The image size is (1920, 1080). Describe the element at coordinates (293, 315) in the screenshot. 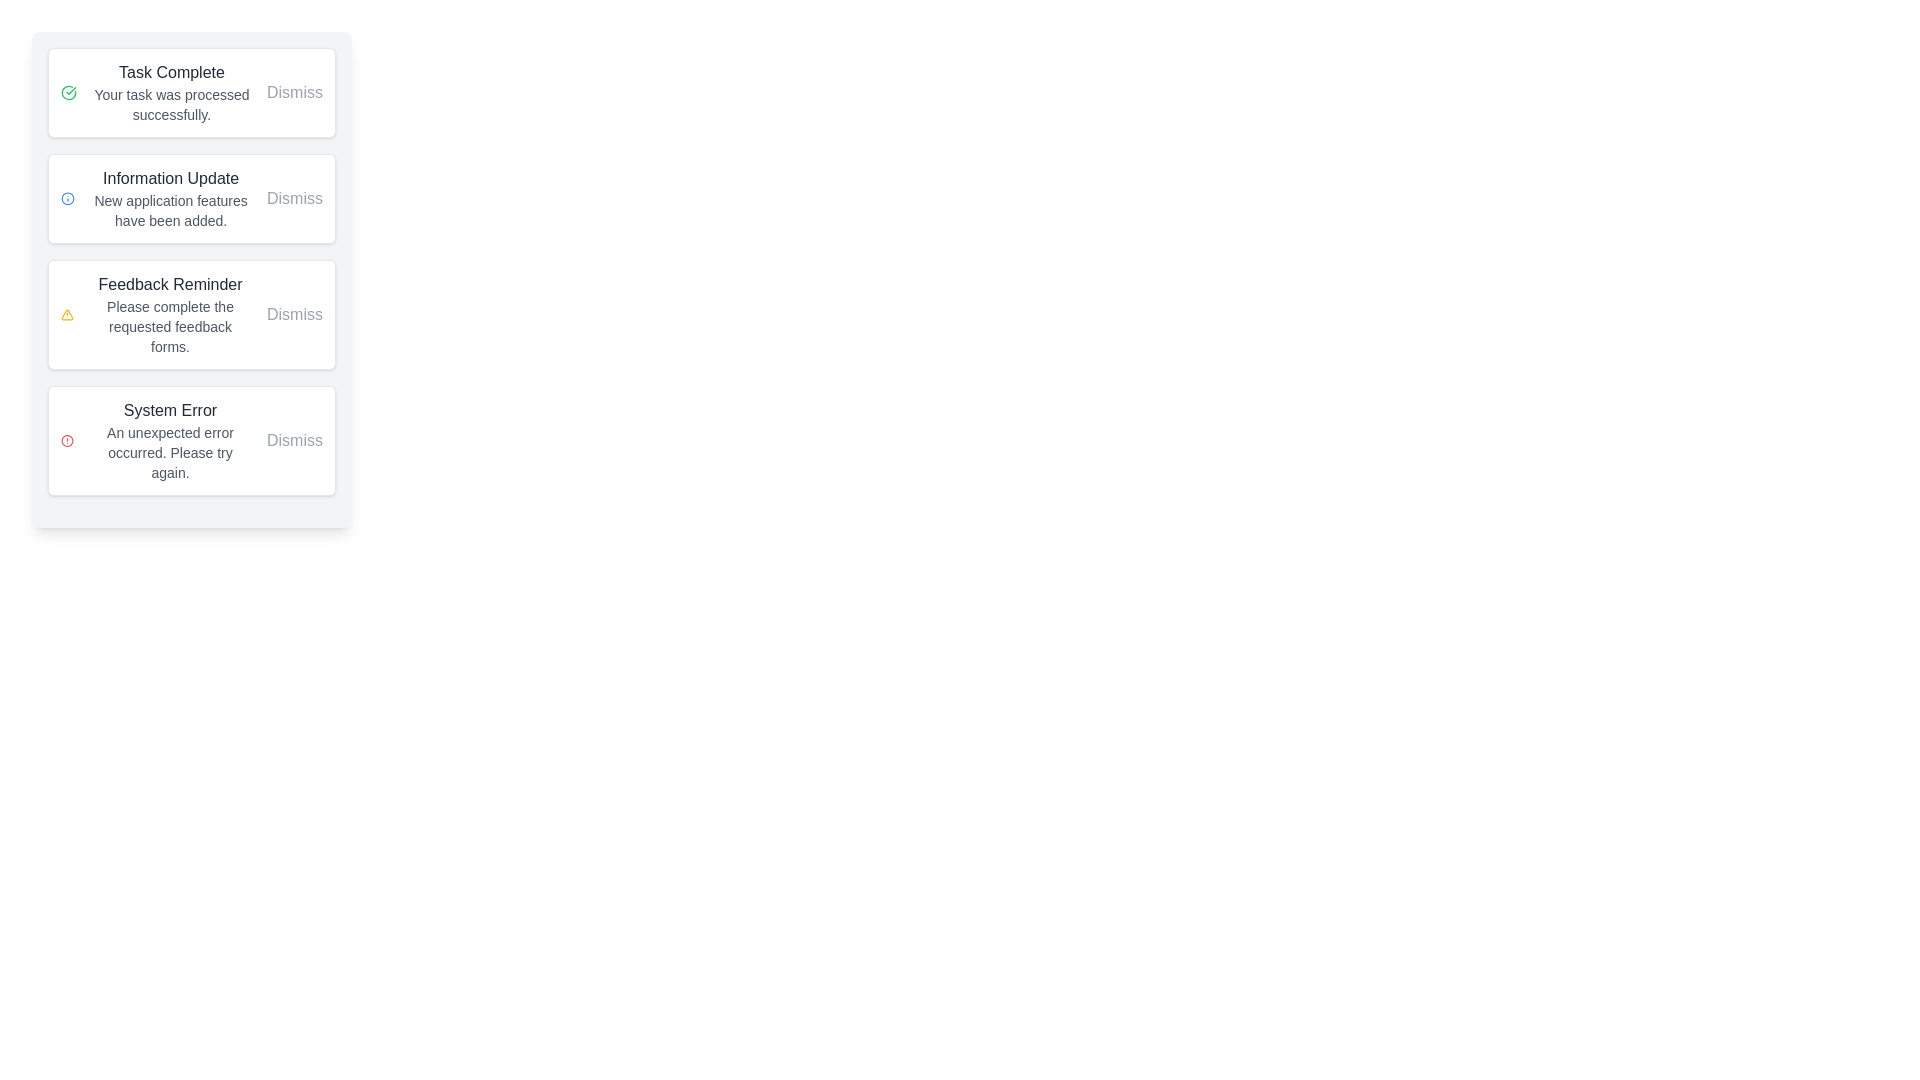

I see `the dismiss button located at the top-right corner of the 'Feedback Reminder' card to change its color` at that location.